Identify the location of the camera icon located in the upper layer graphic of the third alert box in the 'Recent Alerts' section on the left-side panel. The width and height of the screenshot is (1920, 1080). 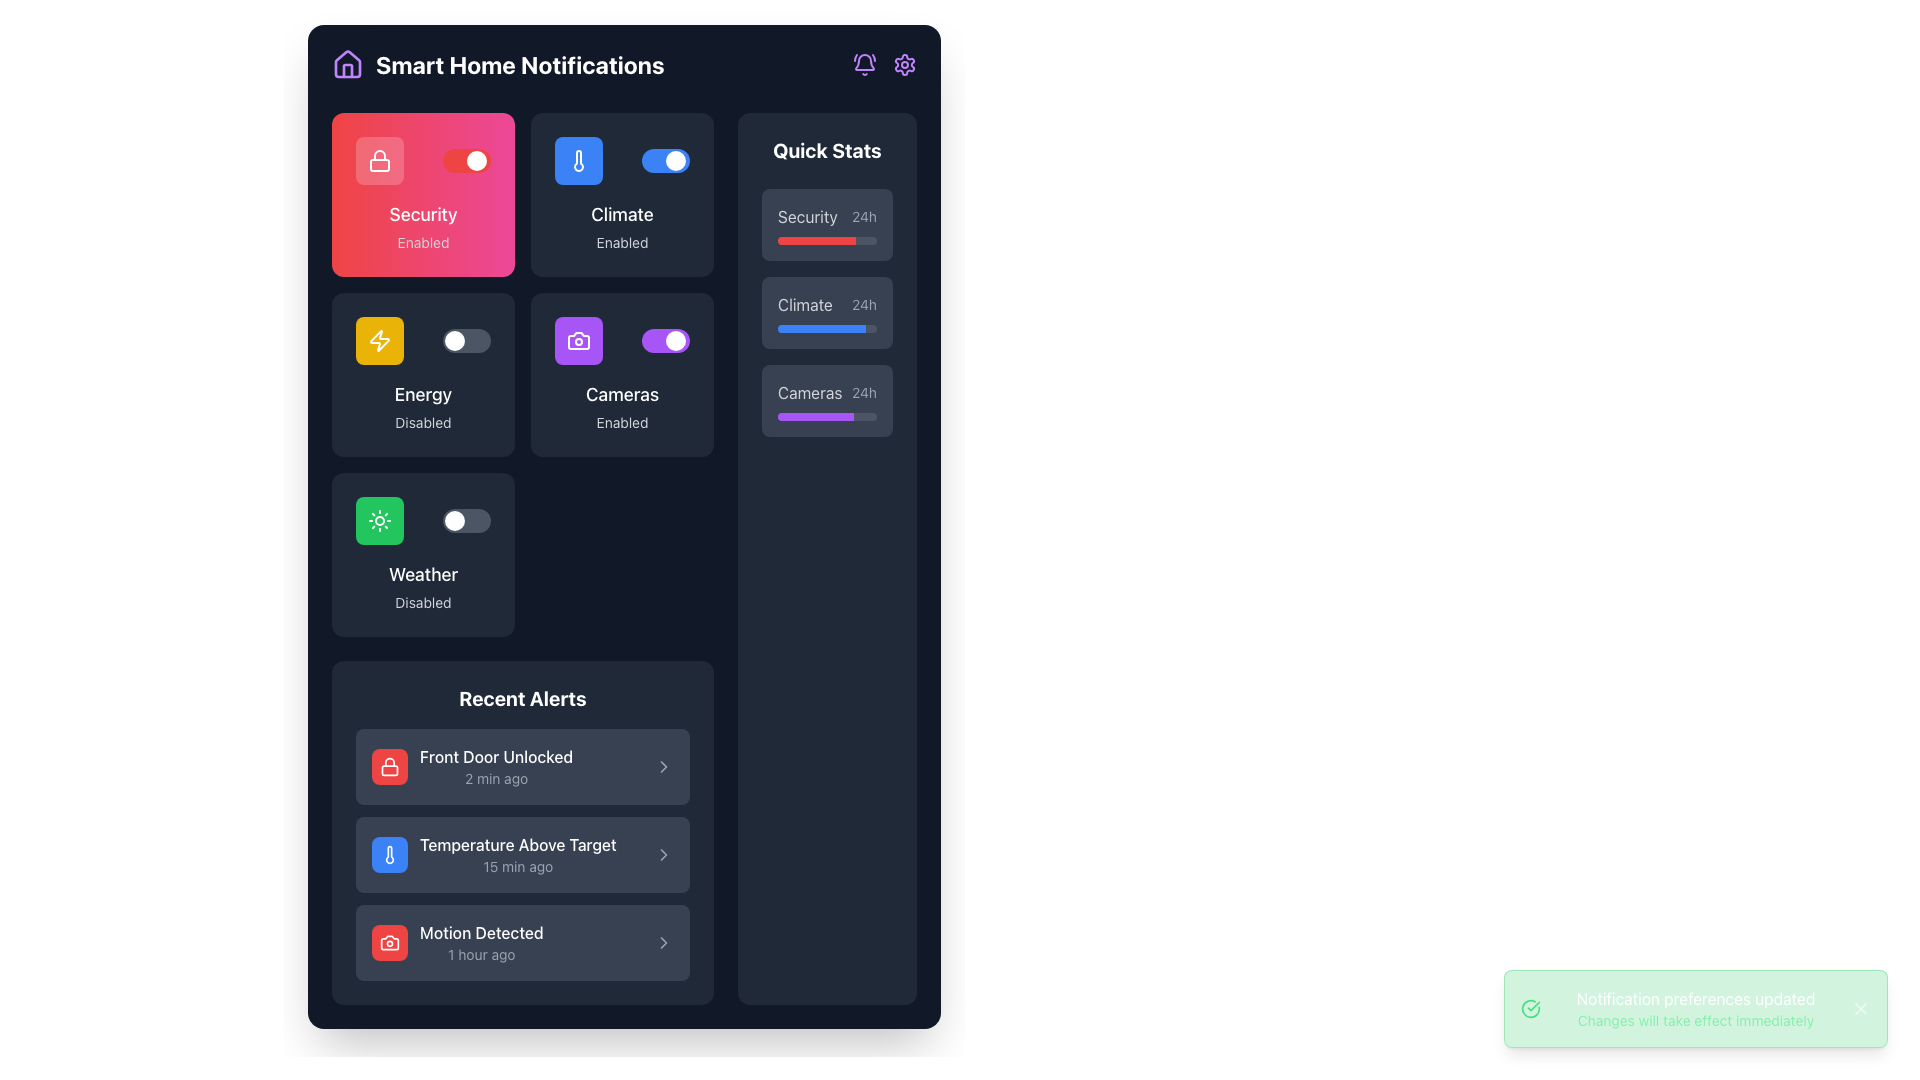
(389, 942).